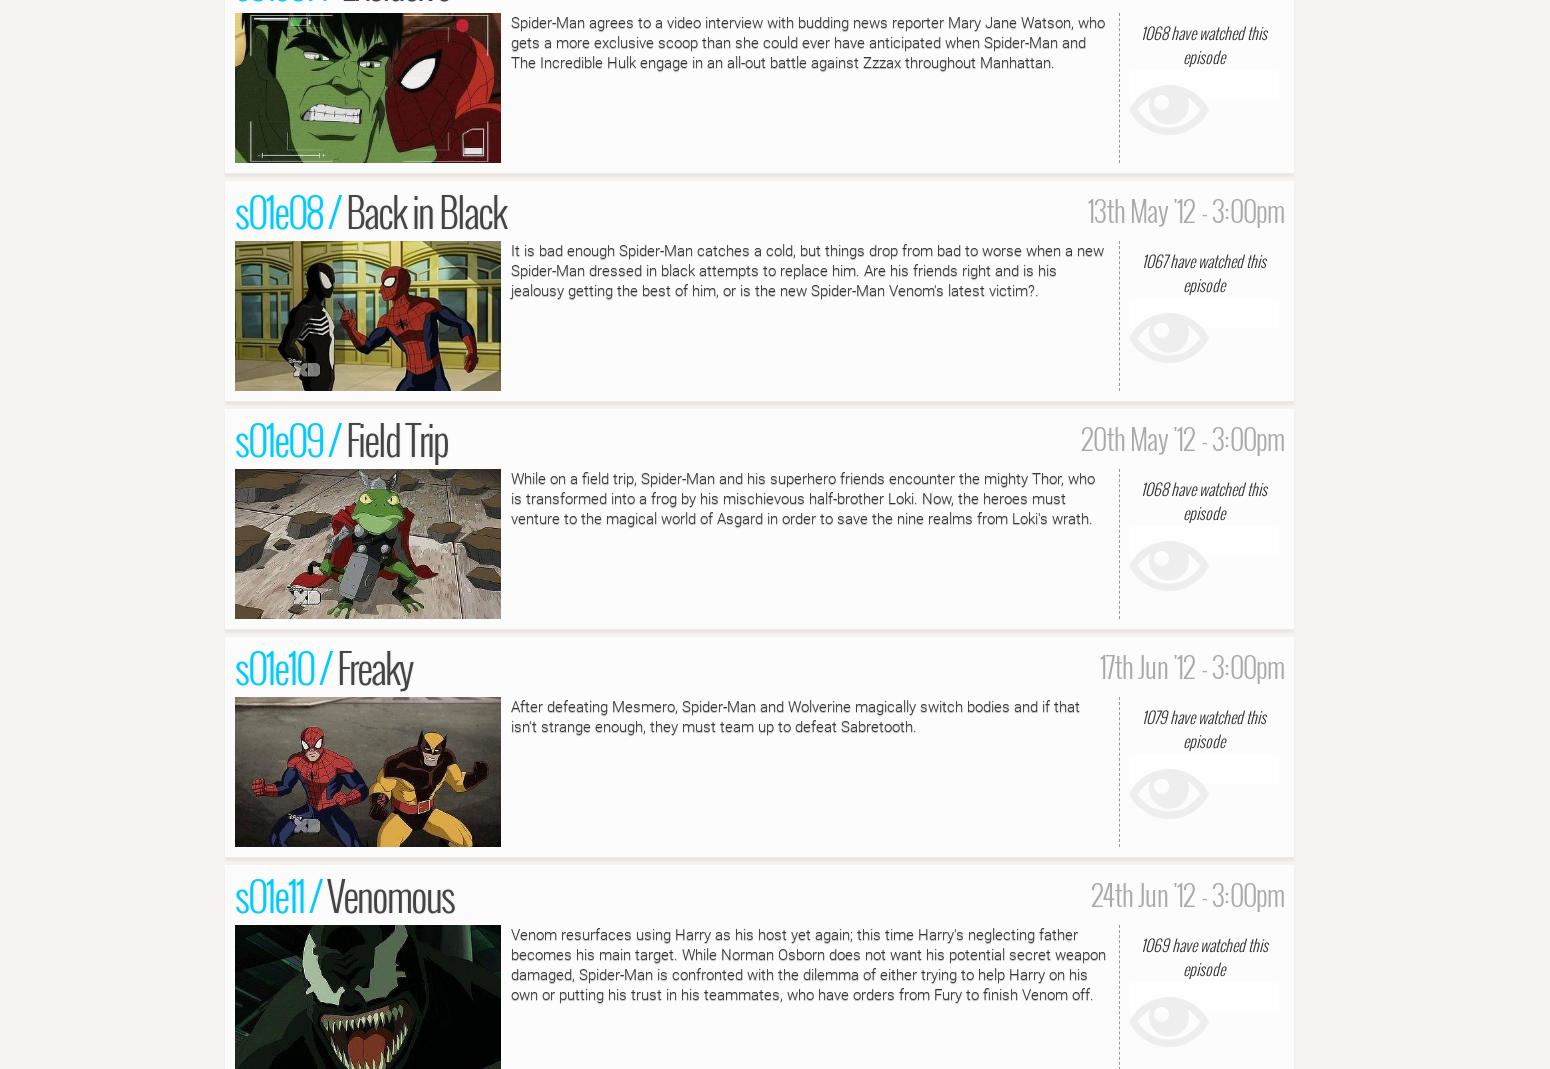 The width and height of the screenshot is (1550, 1069). What do you see at coordinates (390, 893) in the screenshot?
I see `'Venomous'` at bounding box center [390, 893].